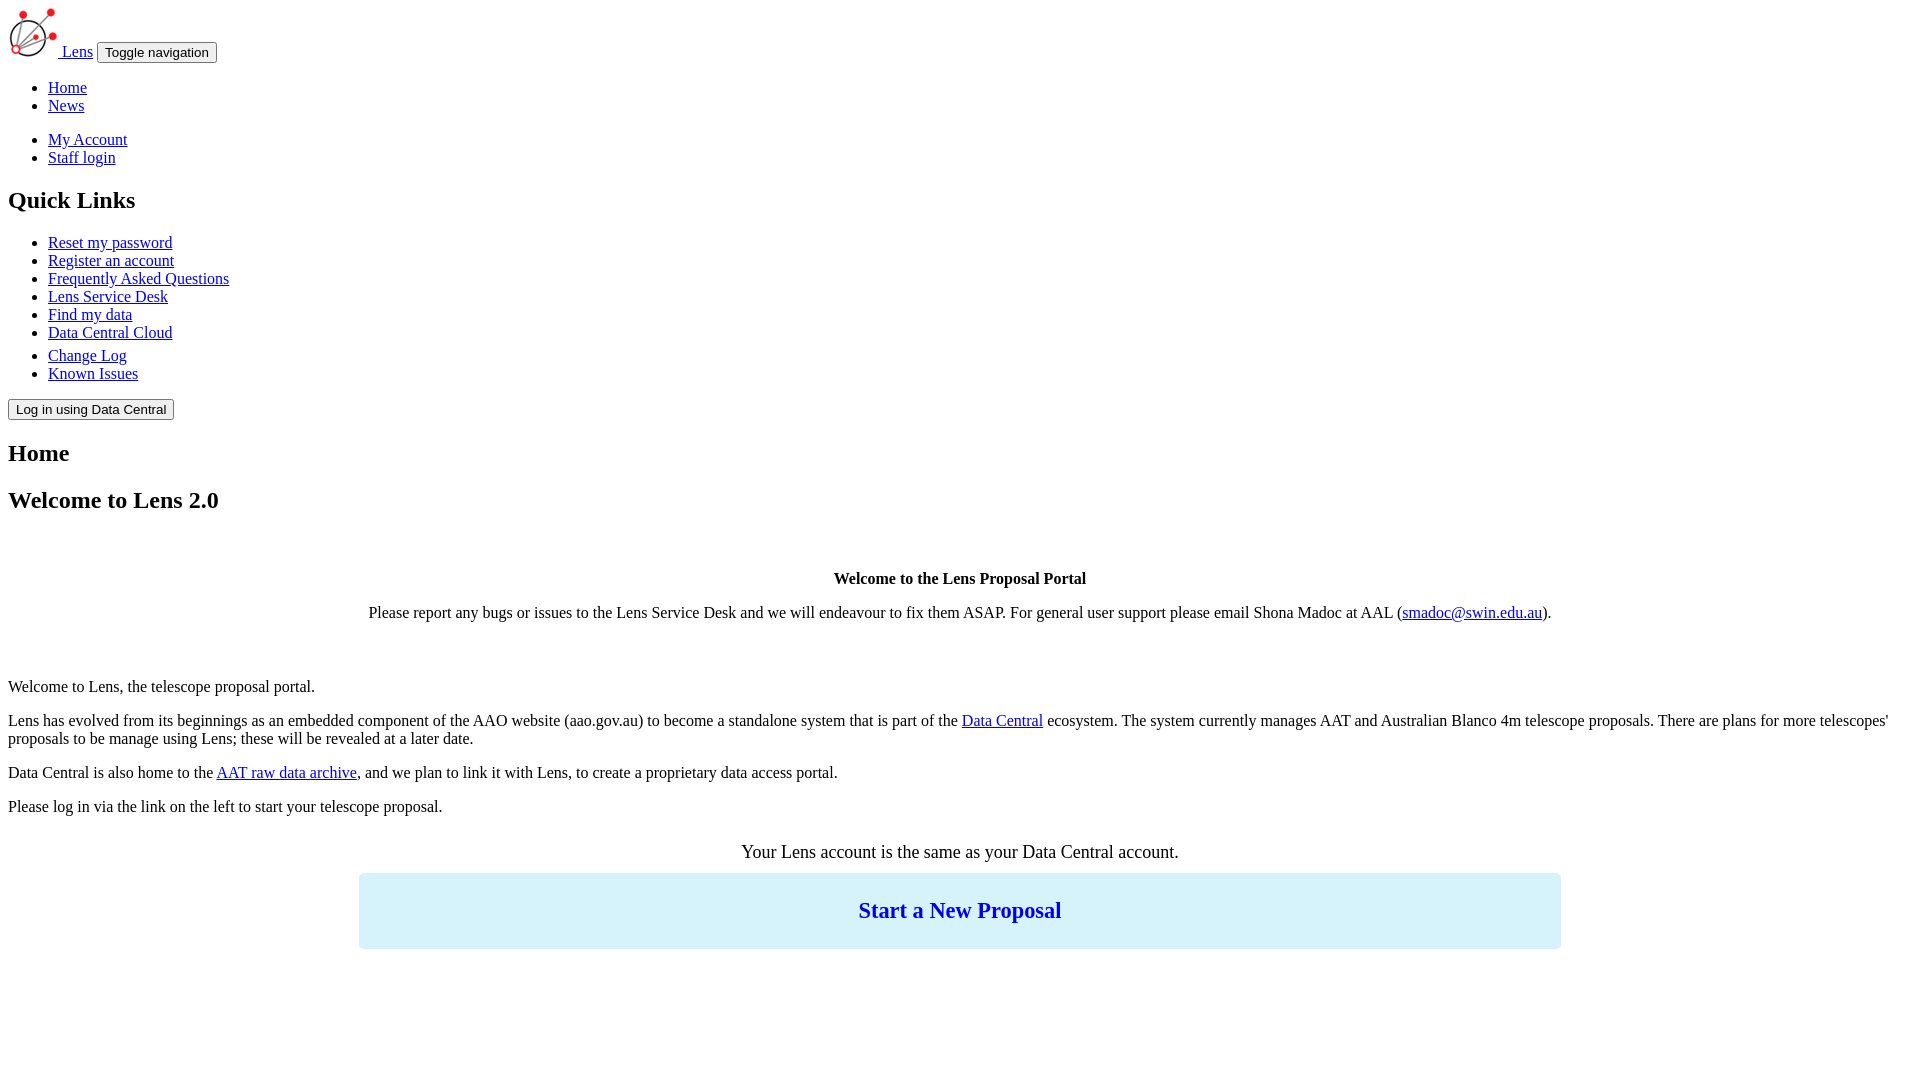 The width and height of the screenshot is (1920, 1080). I want to click on 'Frequently Asked Questions', so click(48, 278).